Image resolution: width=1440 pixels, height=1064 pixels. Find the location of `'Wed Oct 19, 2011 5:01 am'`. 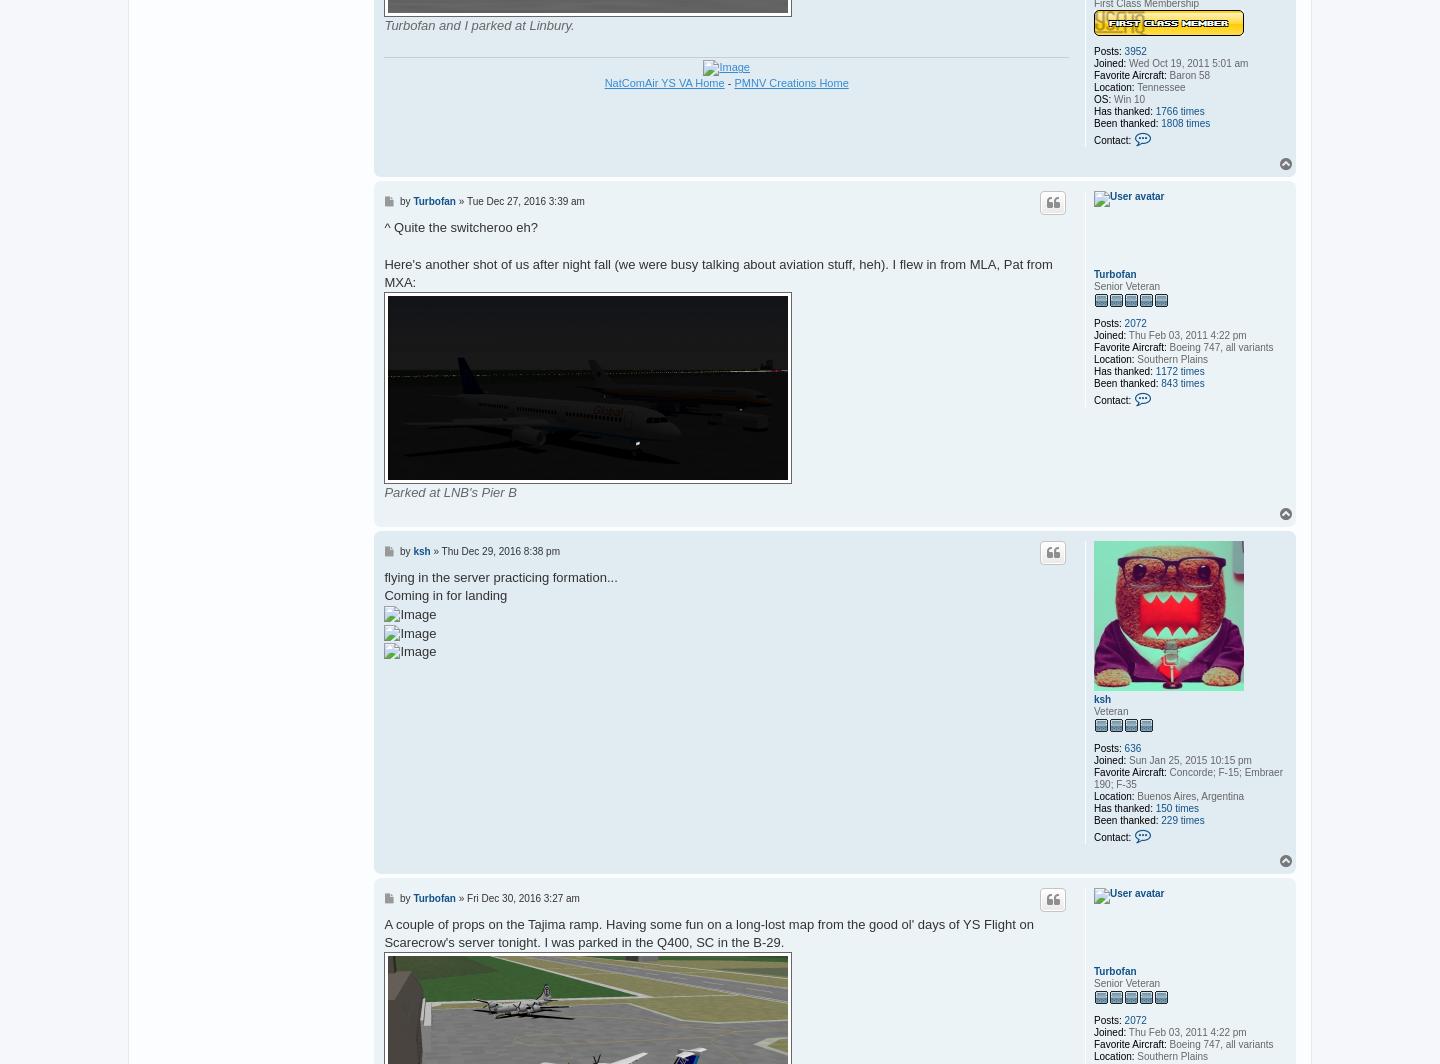

'Wed Oct 19, 2011 5:01 am' is located at coordinates (1186, 63).